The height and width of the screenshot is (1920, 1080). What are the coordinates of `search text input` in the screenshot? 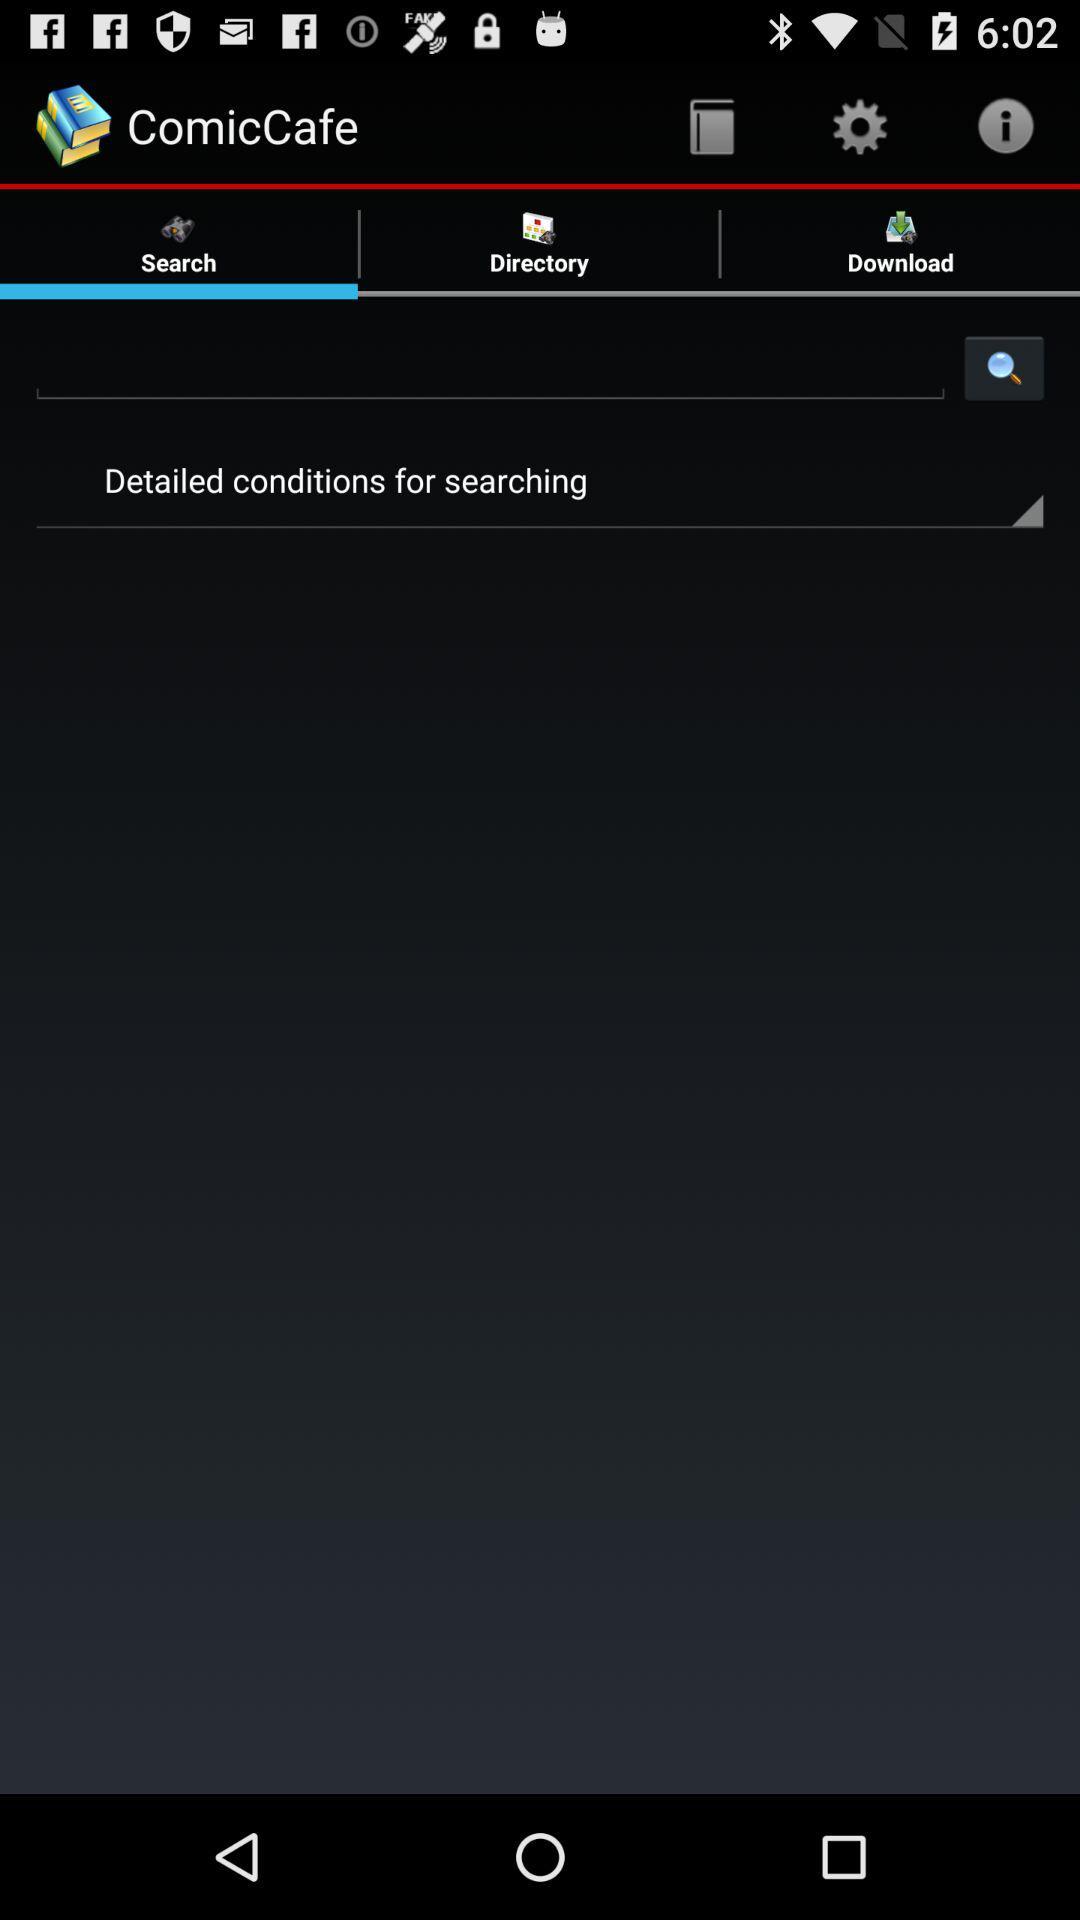 It's located at (490, 367).